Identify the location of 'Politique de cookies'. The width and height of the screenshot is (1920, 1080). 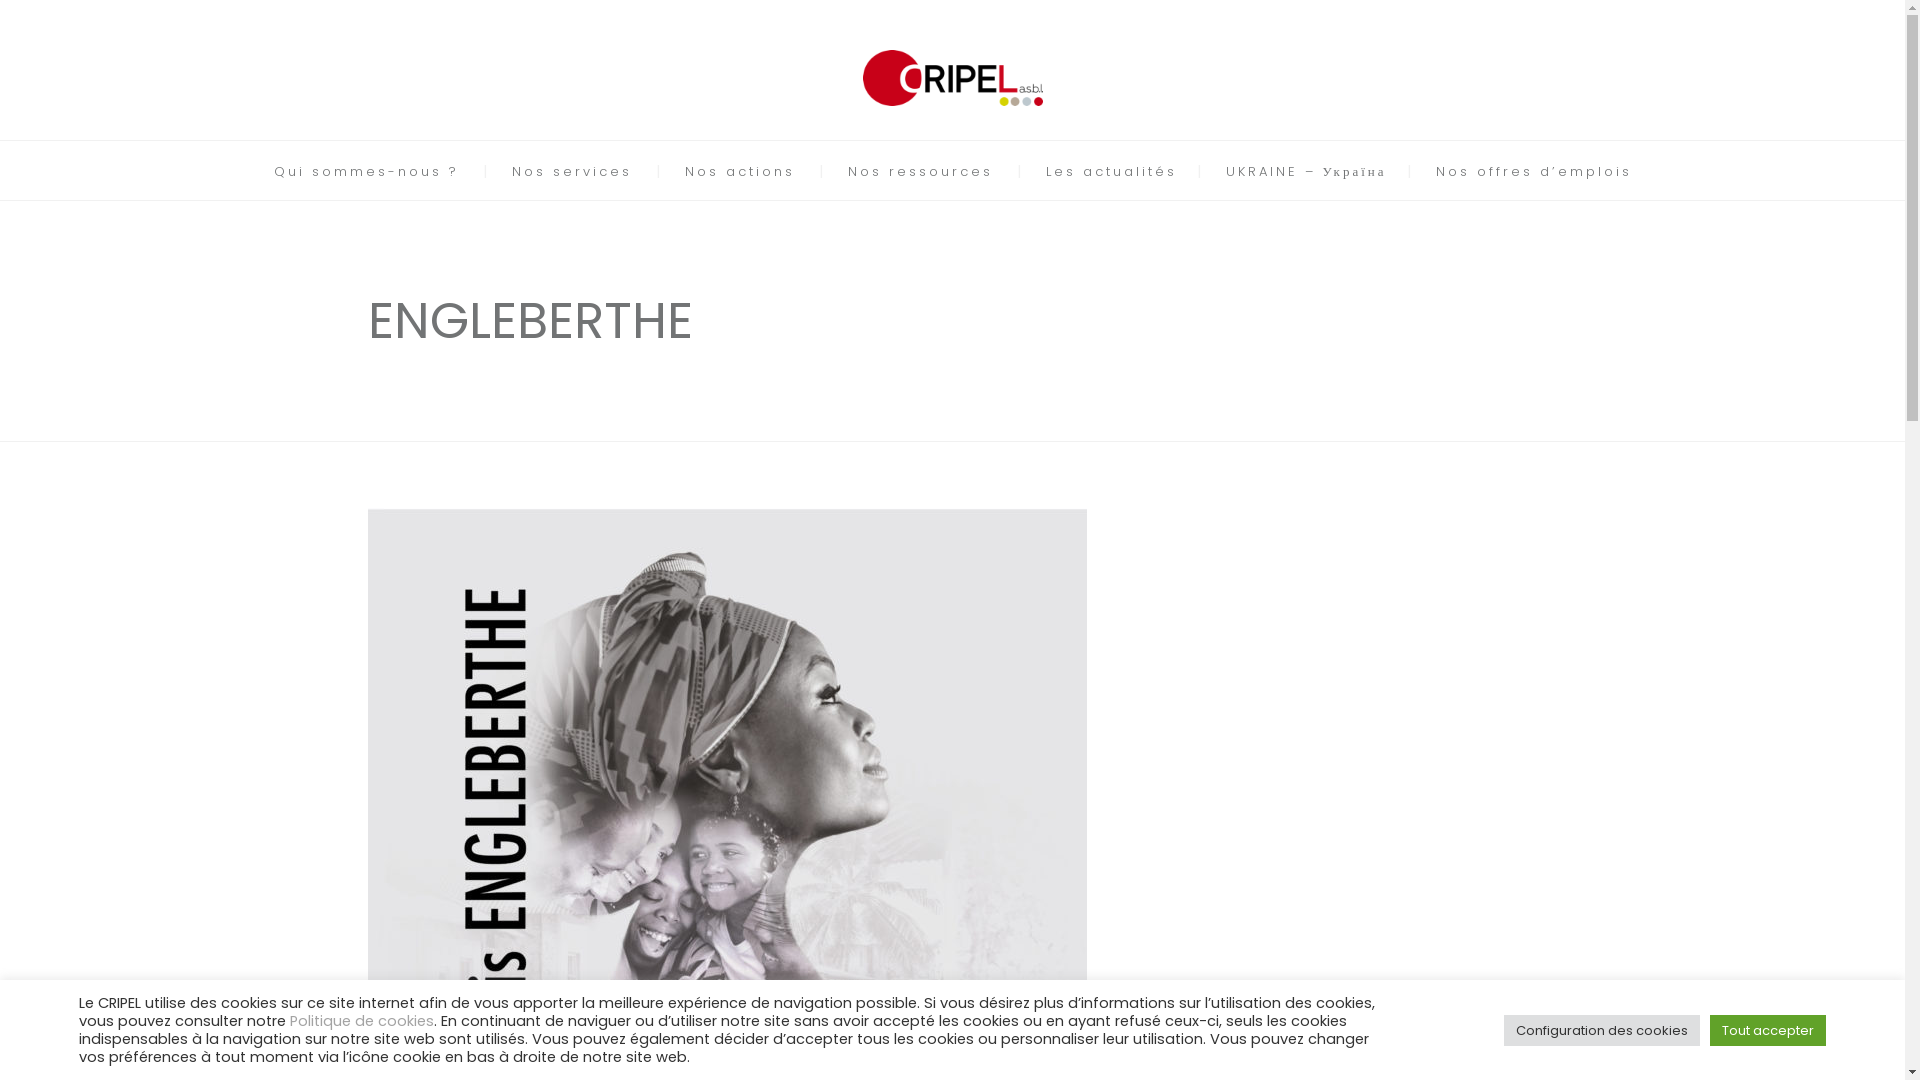
(288, 1021).